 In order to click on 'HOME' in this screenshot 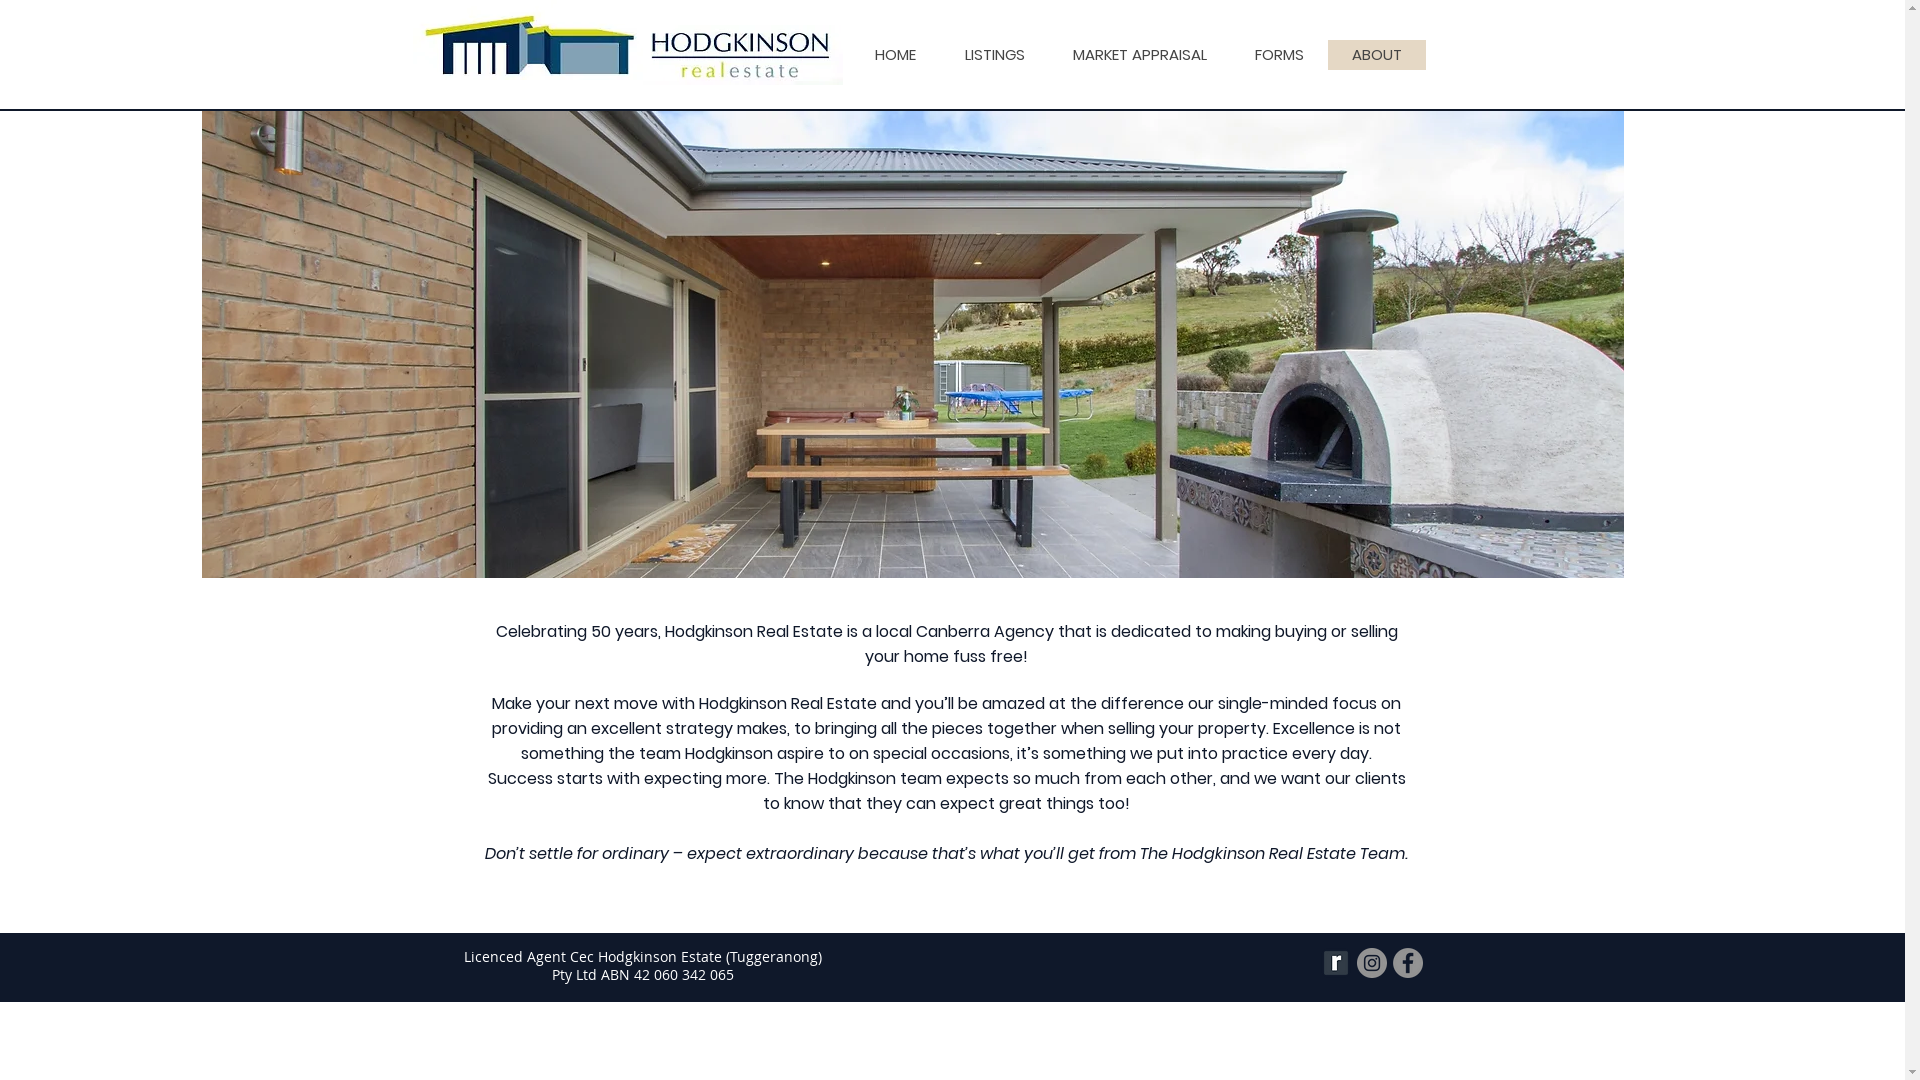, I will do `click(893, 53)`.